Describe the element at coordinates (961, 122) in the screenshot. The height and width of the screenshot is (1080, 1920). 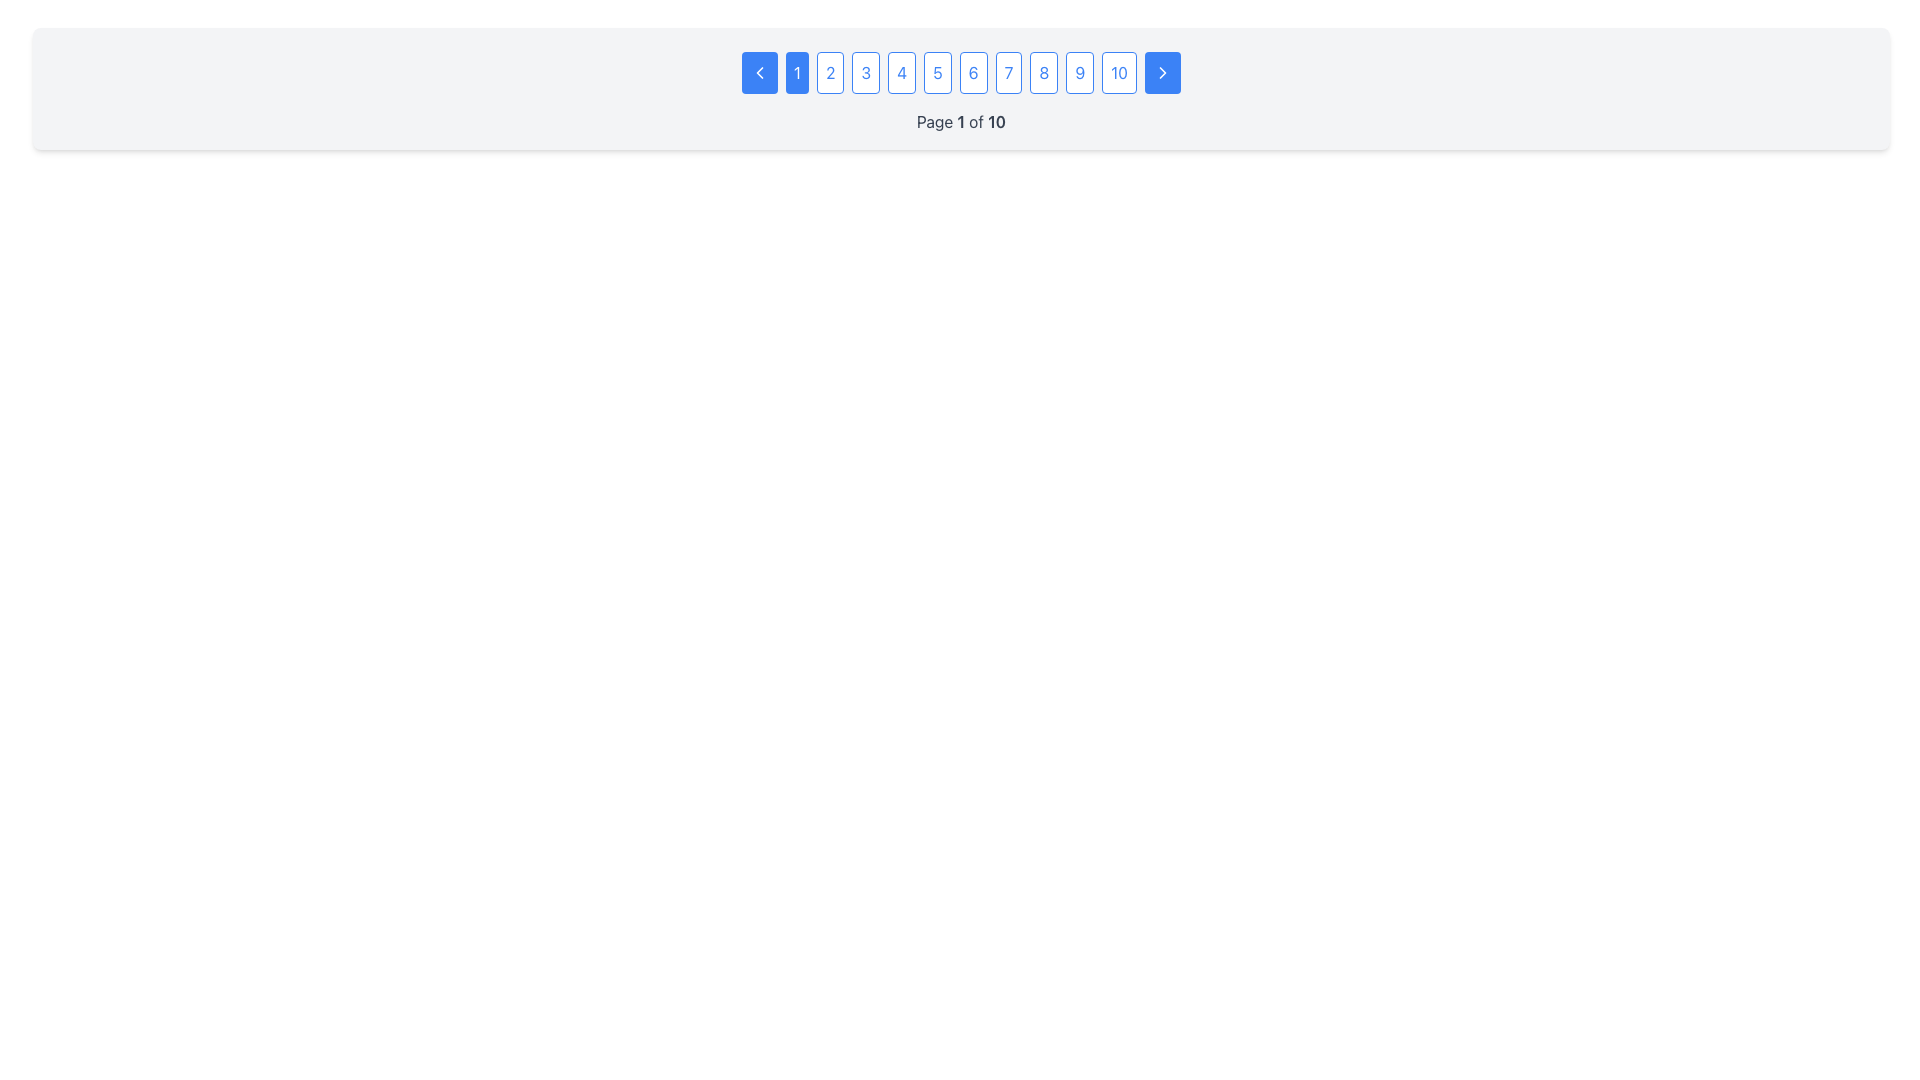
I see `the text label indicating the current page number, which displays 'Page 1 of 10' and is located near the bottom right of the pagination bar` at that location.